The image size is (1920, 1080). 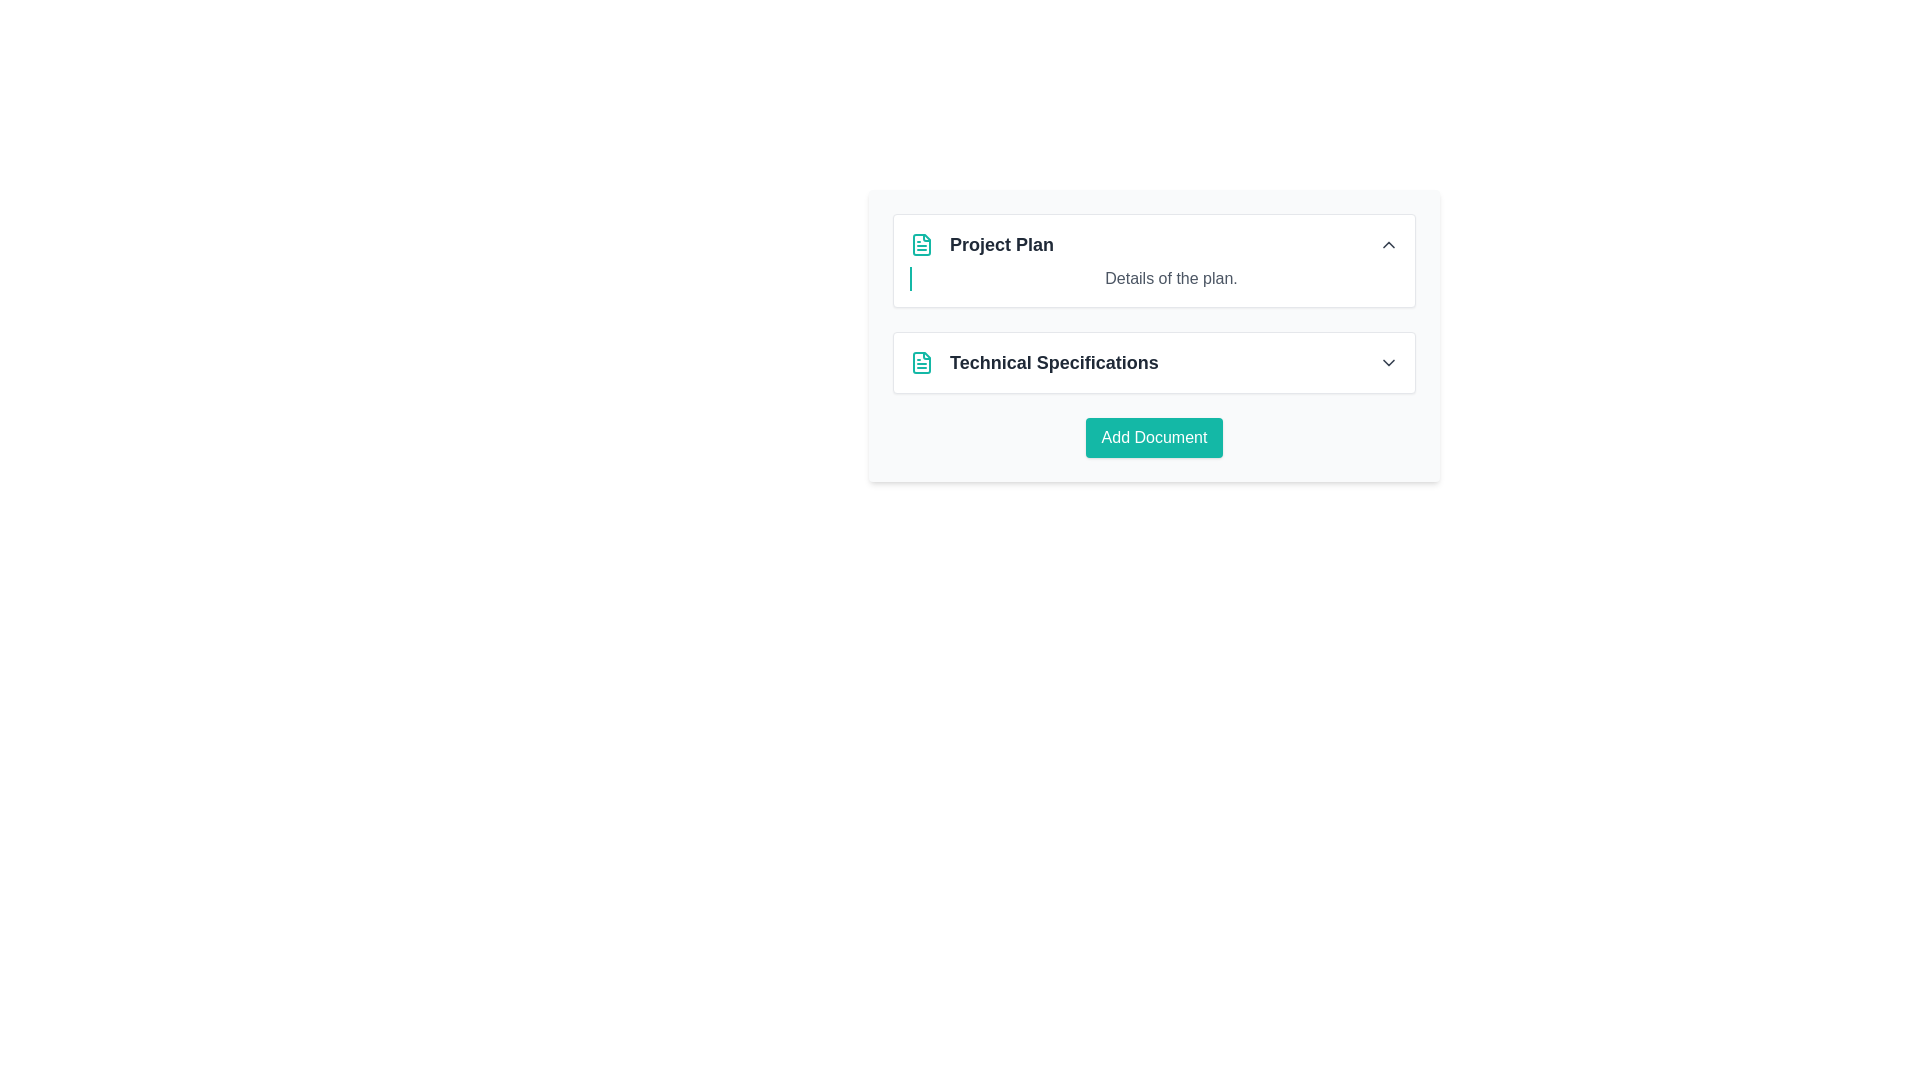 I want to click on the Chevron-style toggle button located at the far right of the 'Project Plan' row, so click(x=1387, y=244).